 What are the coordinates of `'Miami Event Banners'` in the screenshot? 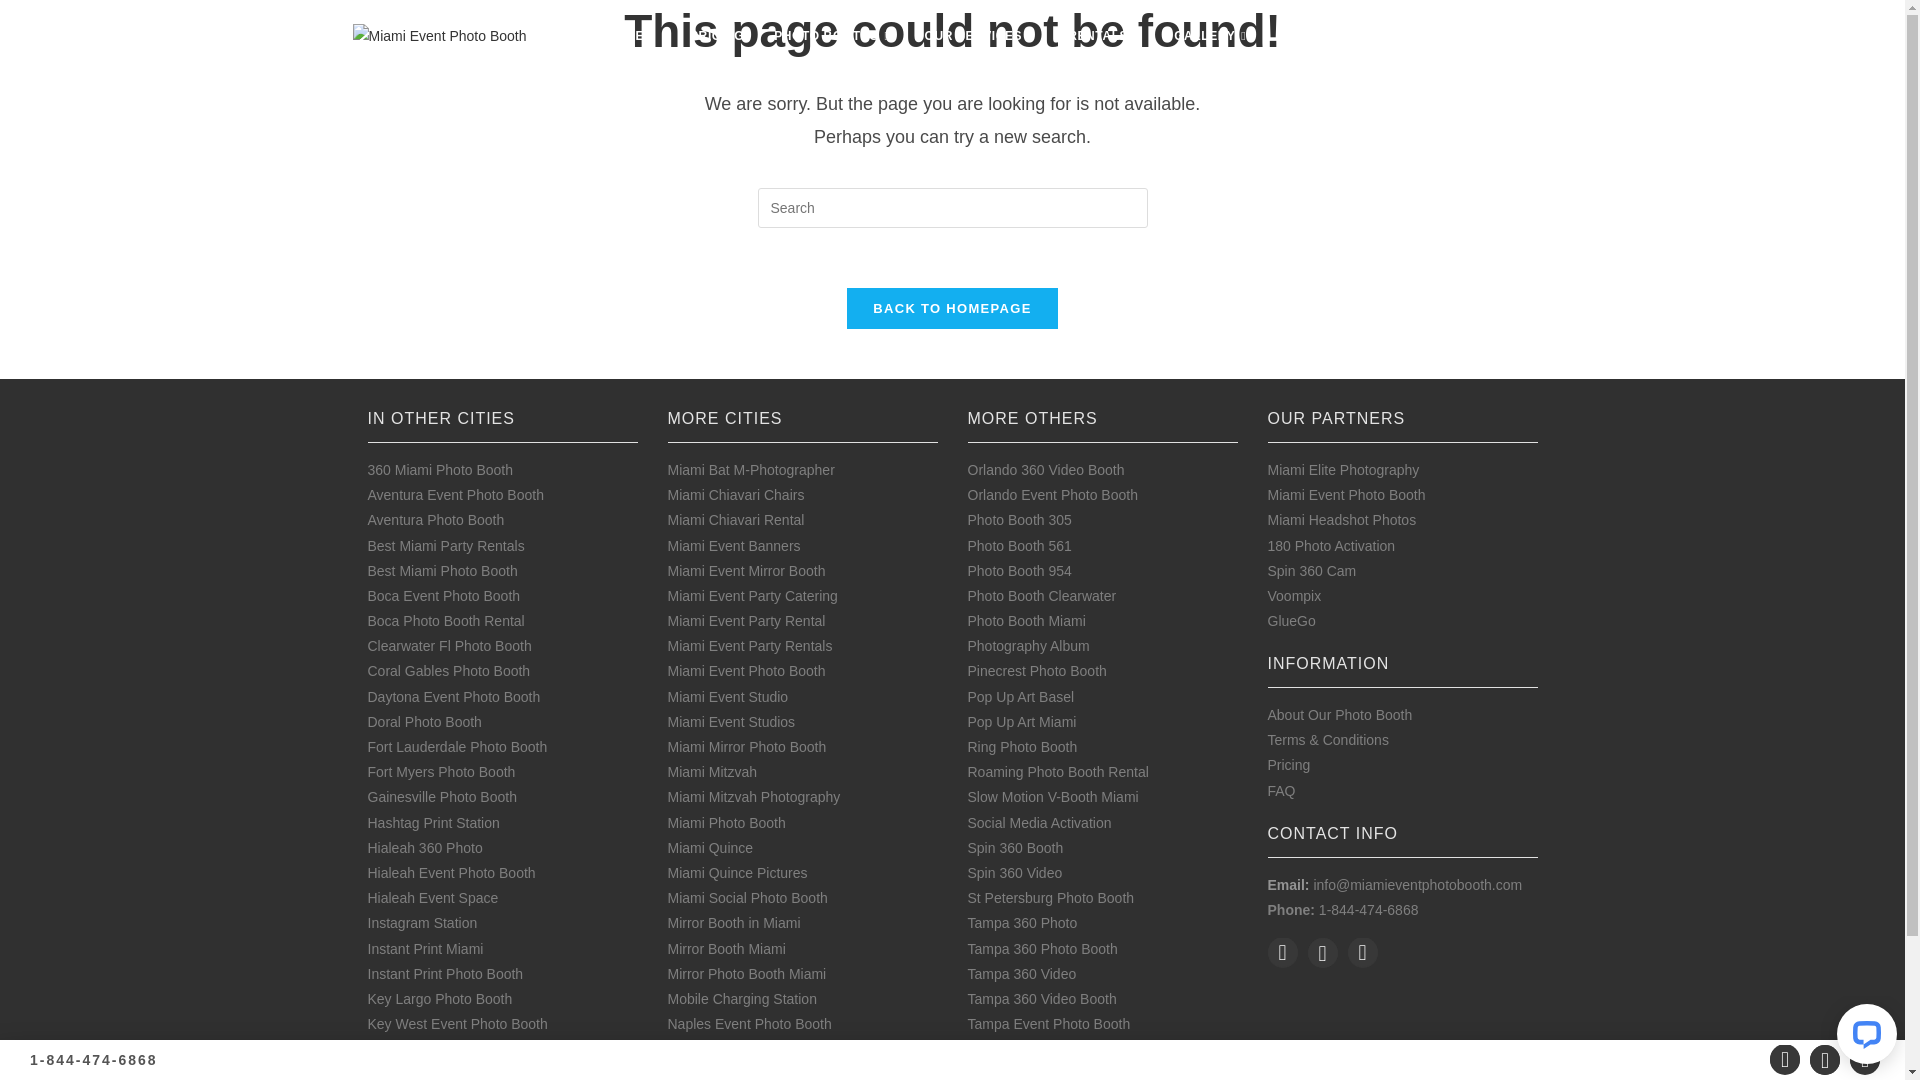 It's located at (733, 546).